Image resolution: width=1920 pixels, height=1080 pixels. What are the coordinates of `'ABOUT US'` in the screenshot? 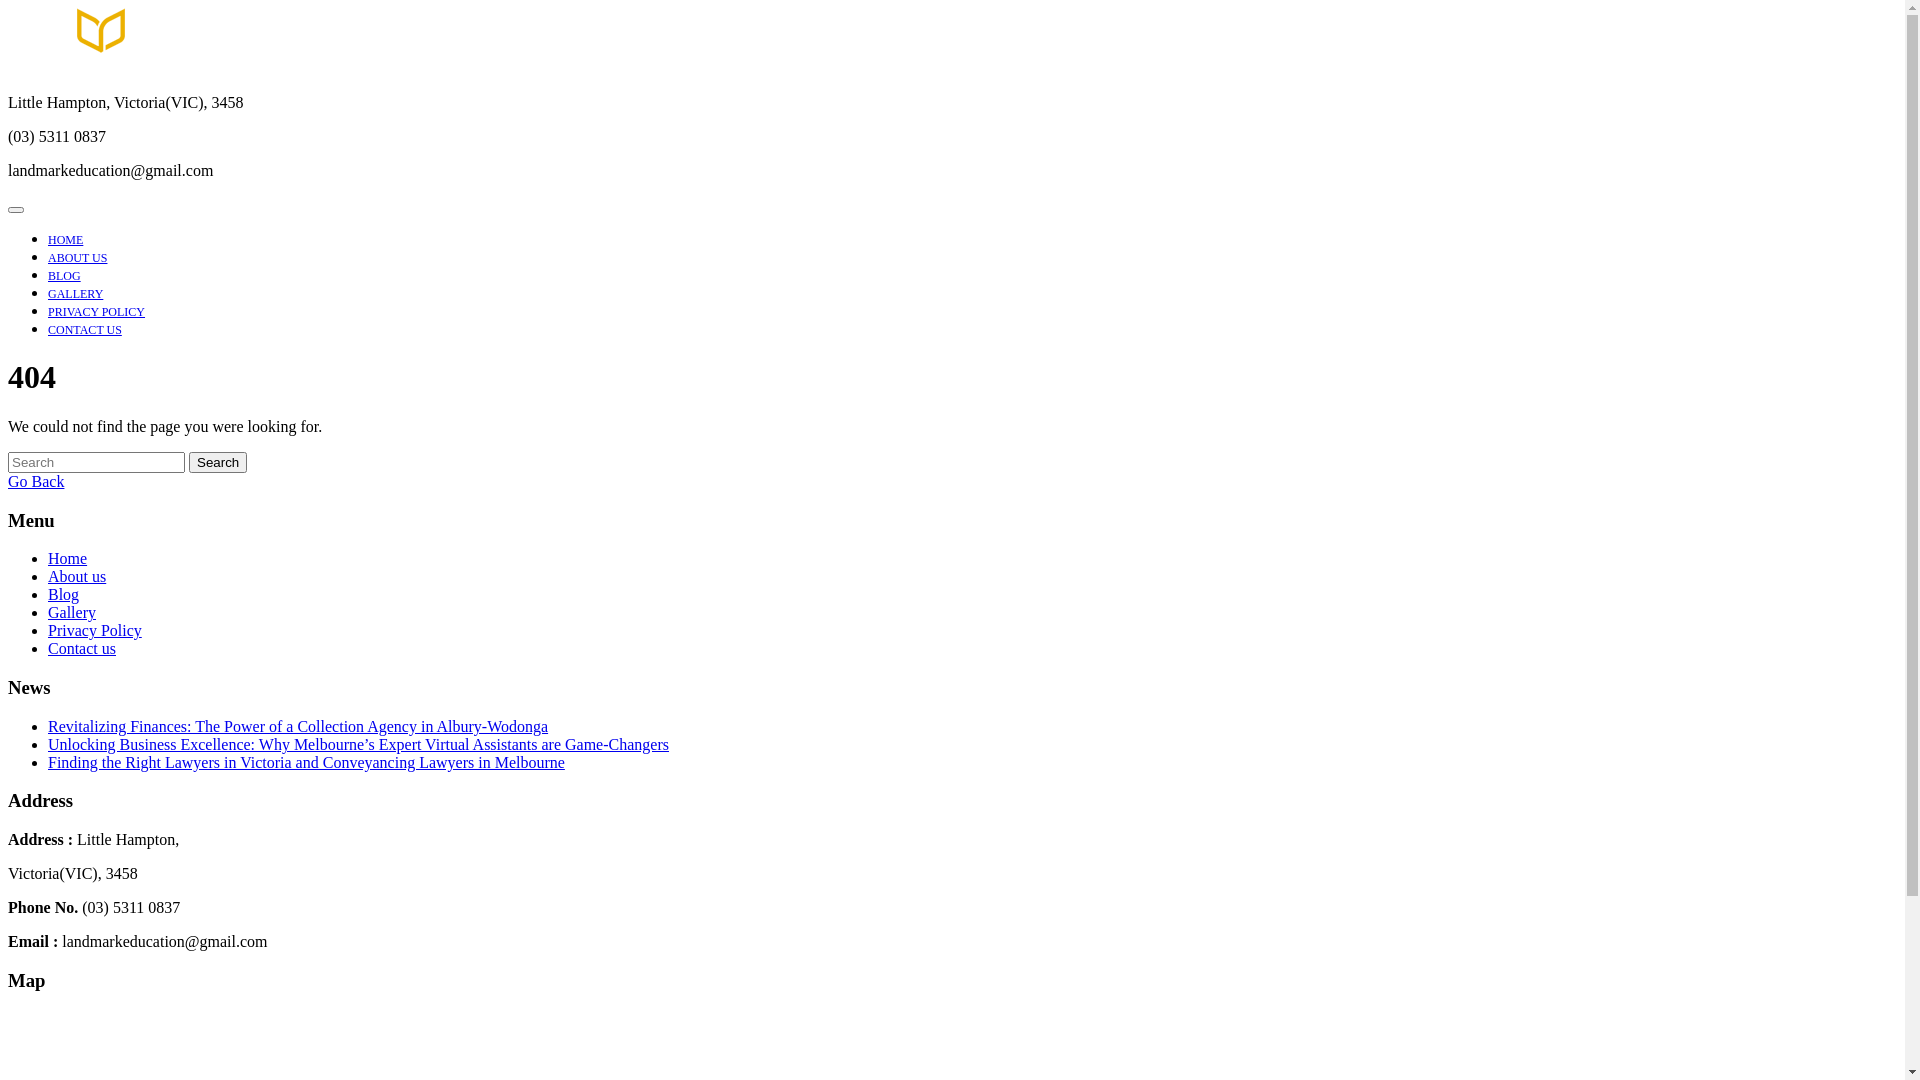 It's located at (77, 257).